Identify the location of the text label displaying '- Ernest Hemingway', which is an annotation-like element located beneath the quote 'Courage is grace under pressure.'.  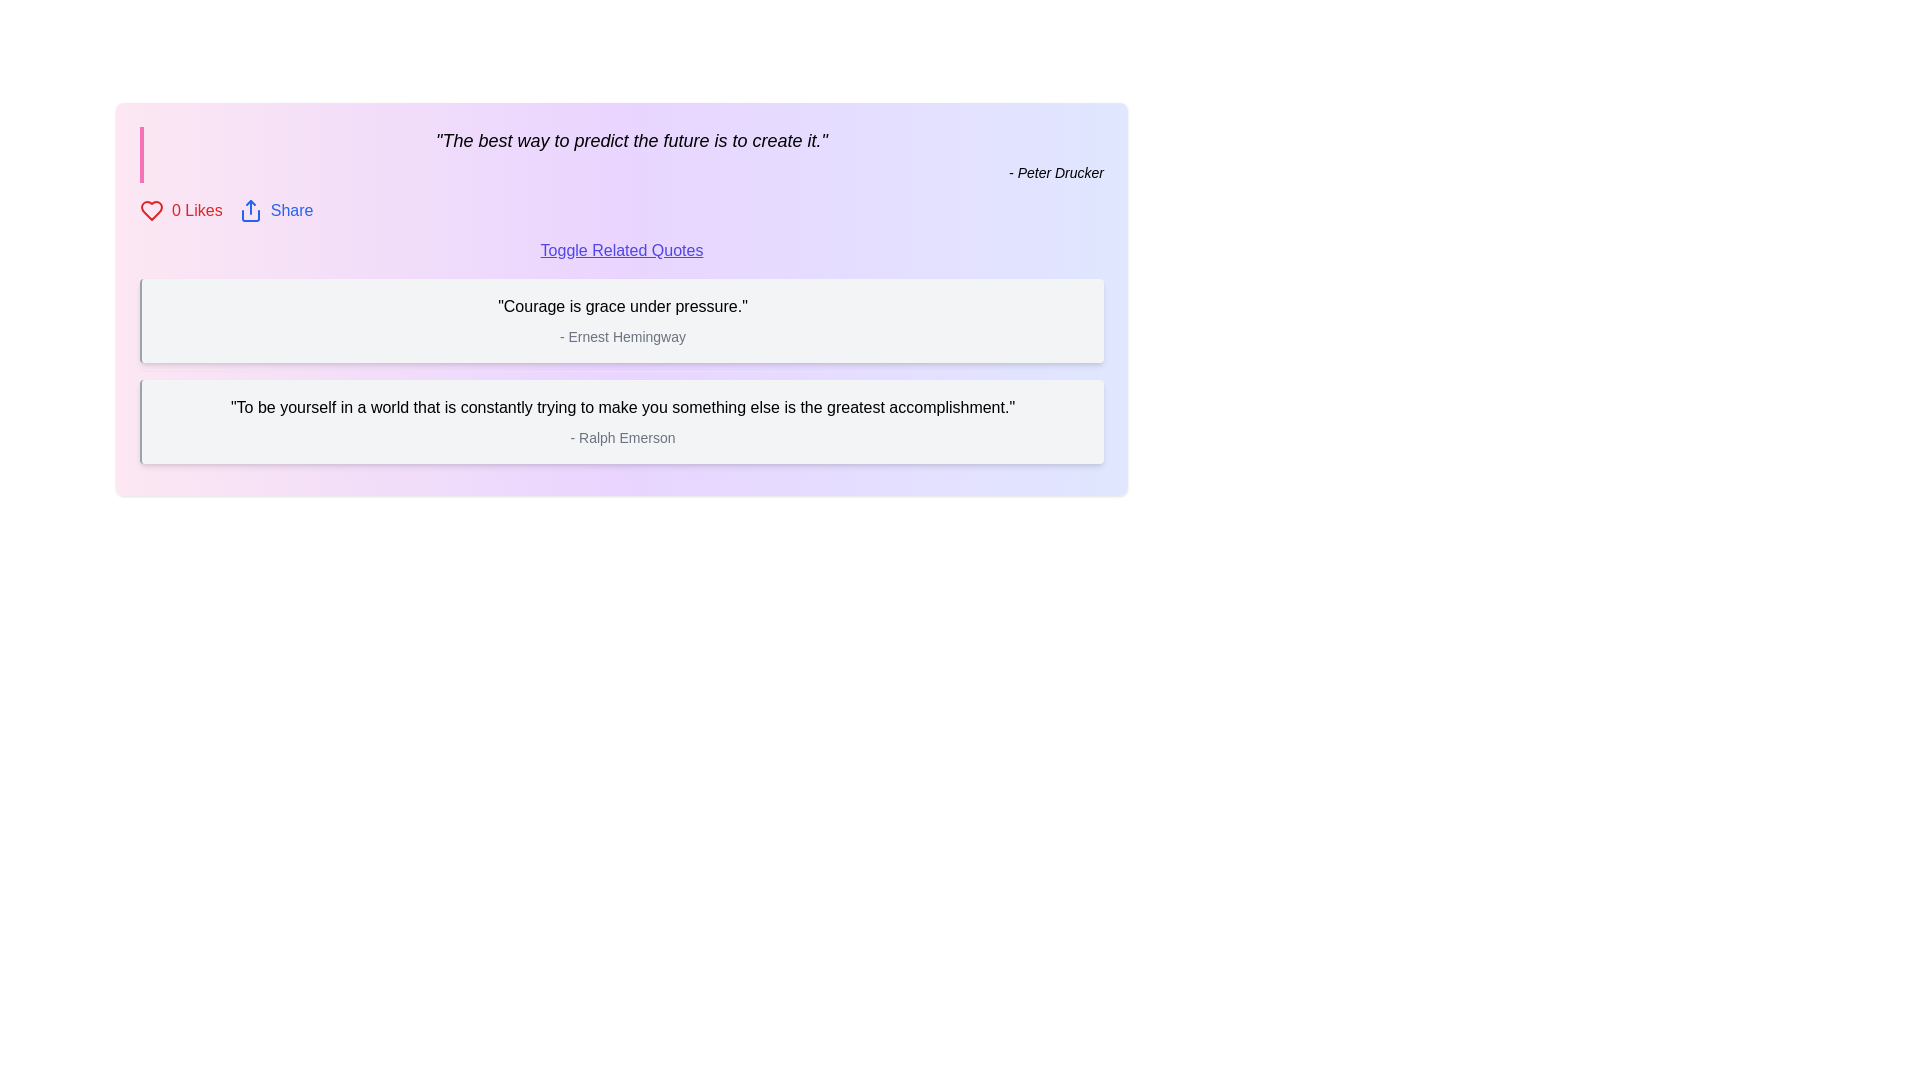
(622, 335).